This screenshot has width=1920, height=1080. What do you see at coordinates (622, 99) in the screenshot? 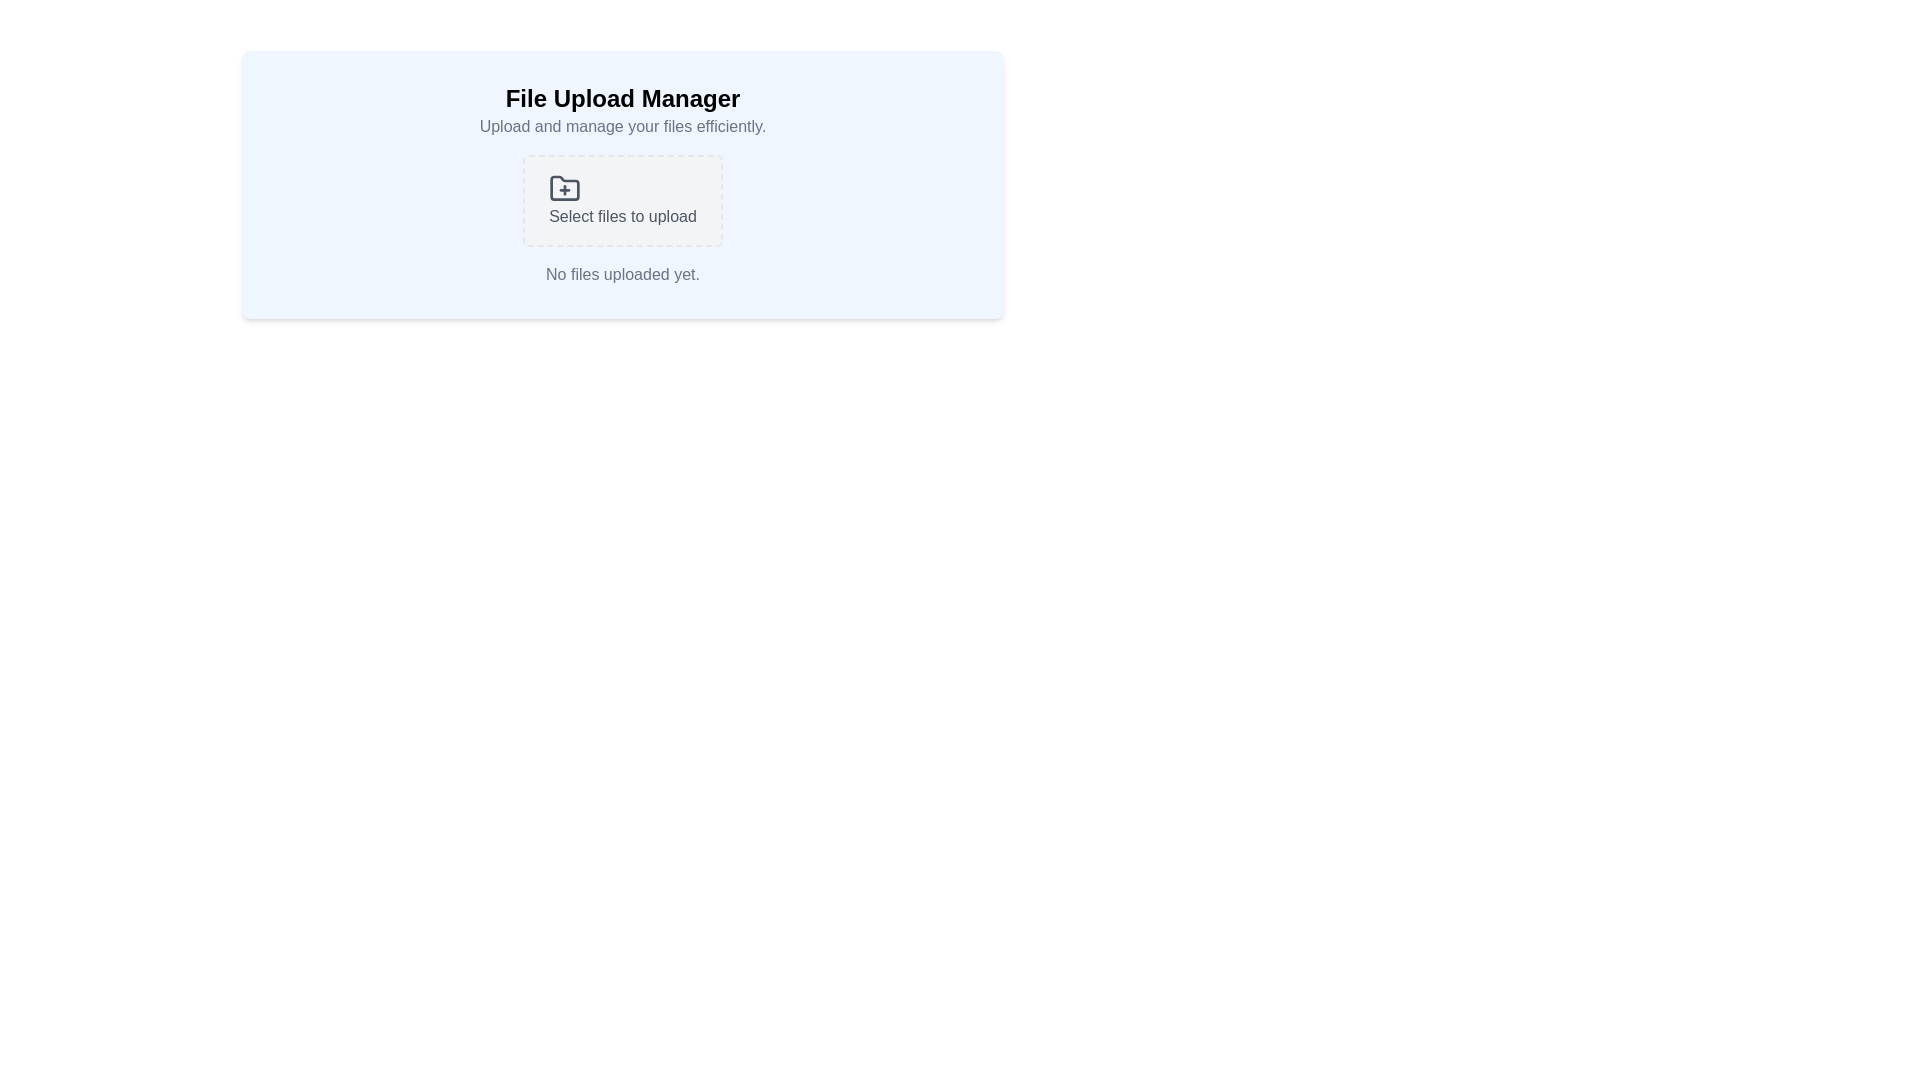
I see `the main title text for the file upload manager interface, which provides context about the feature of the page` at bounding box center [622, 99].